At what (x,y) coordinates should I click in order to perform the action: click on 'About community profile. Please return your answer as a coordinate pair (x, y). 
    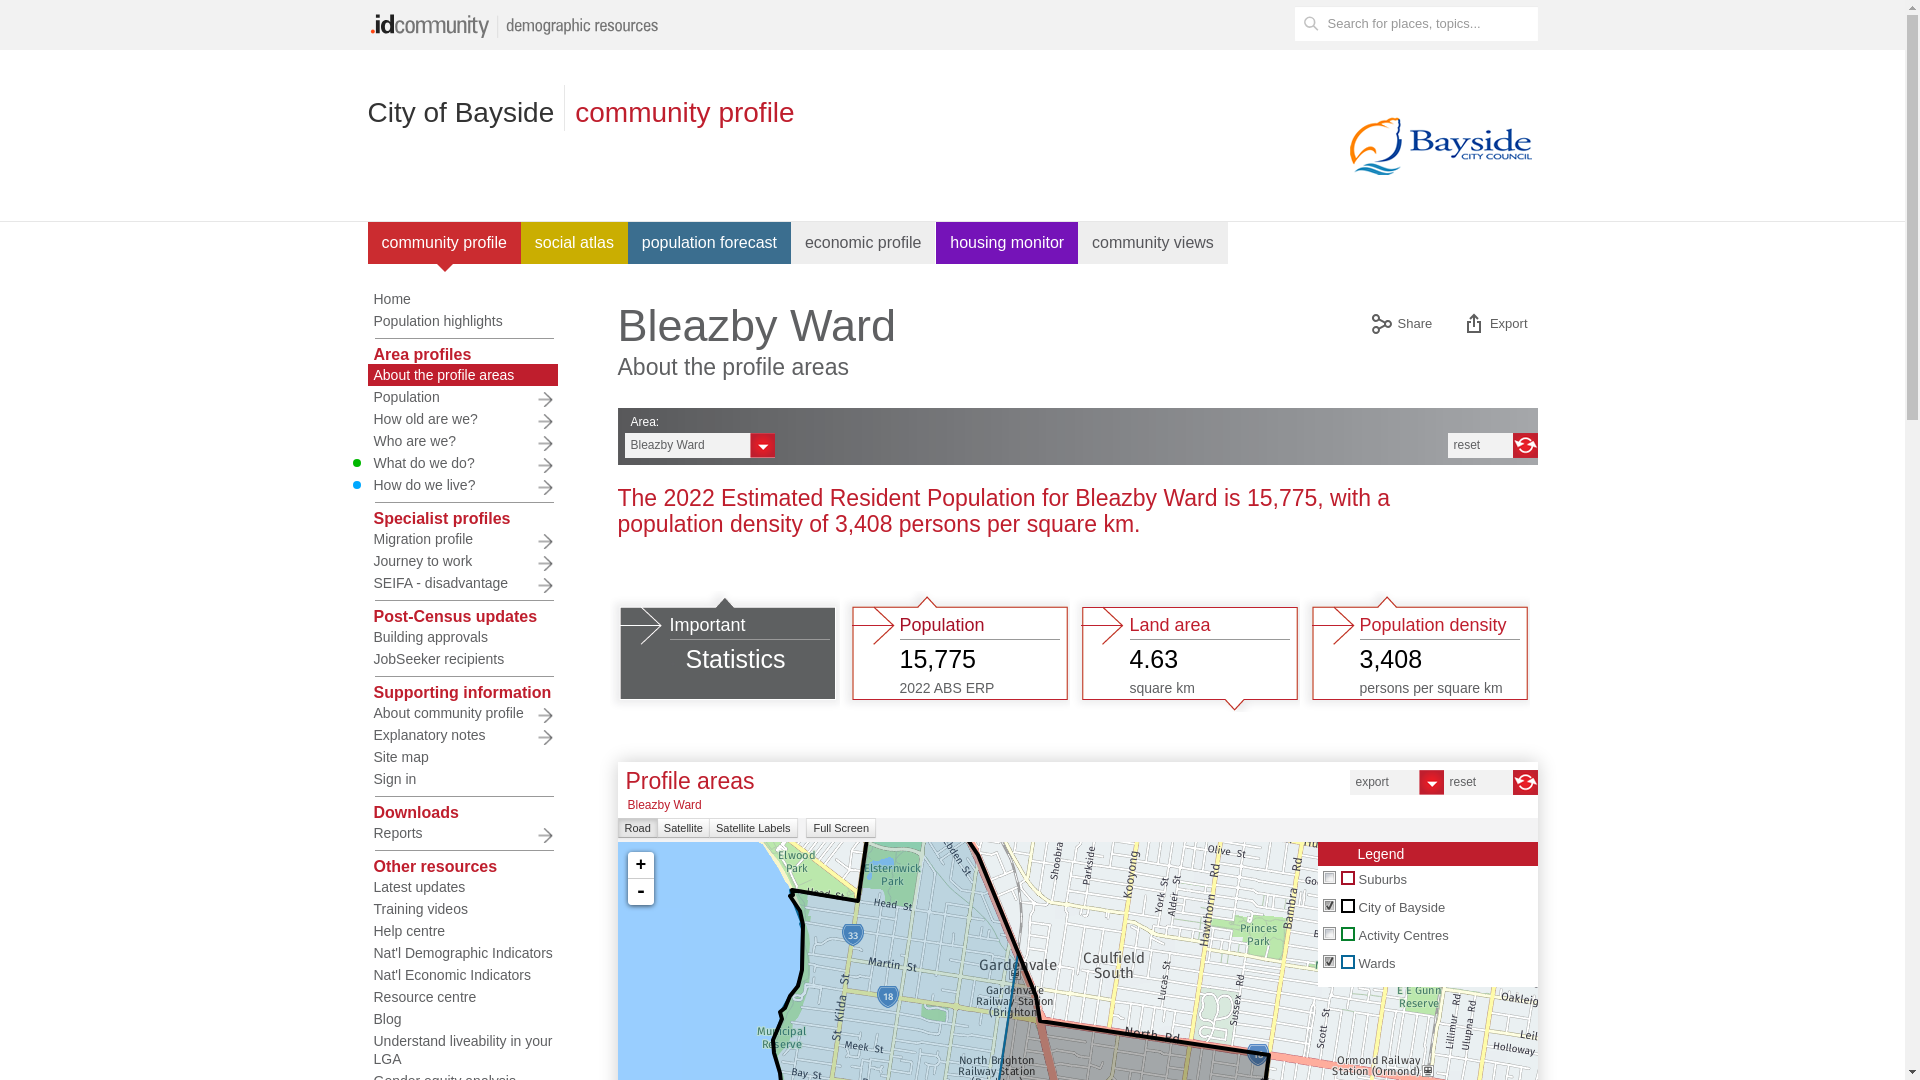
    Looking at the image, I should click on (461, 712).